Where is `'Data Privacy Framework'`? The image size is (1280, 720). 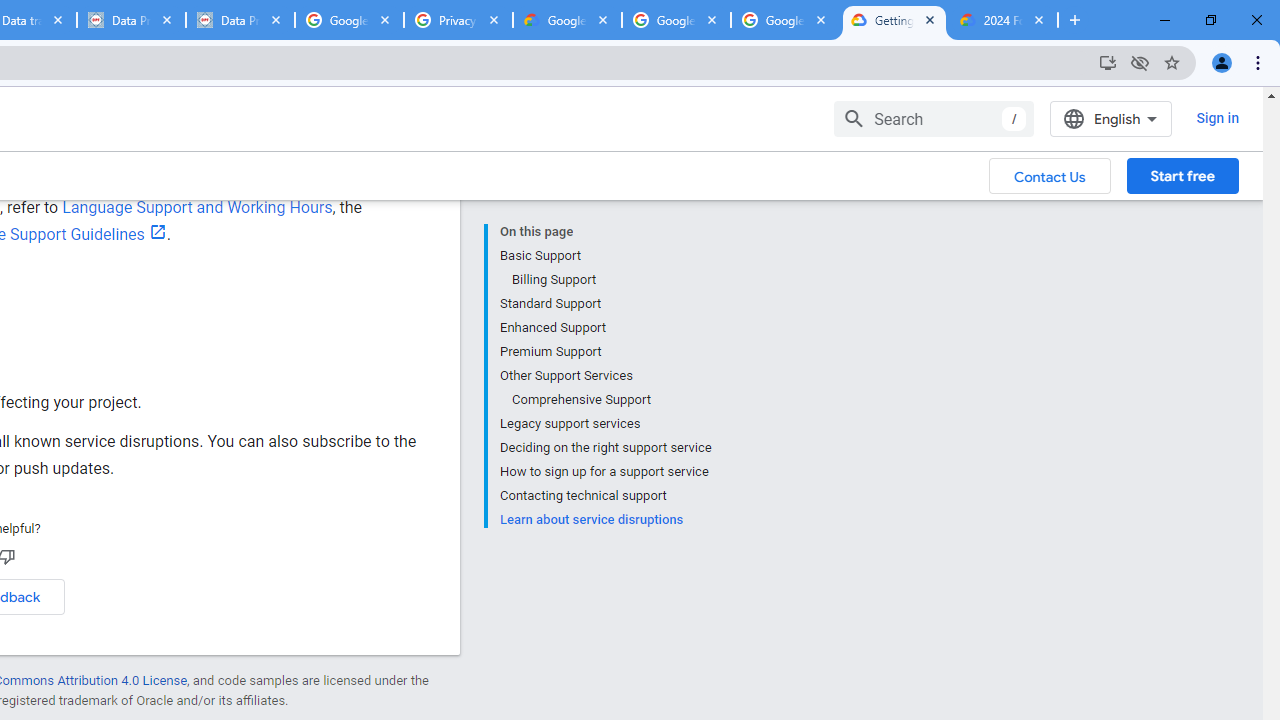
'Data Privacy Framework' is located at coordinates (240, 20).